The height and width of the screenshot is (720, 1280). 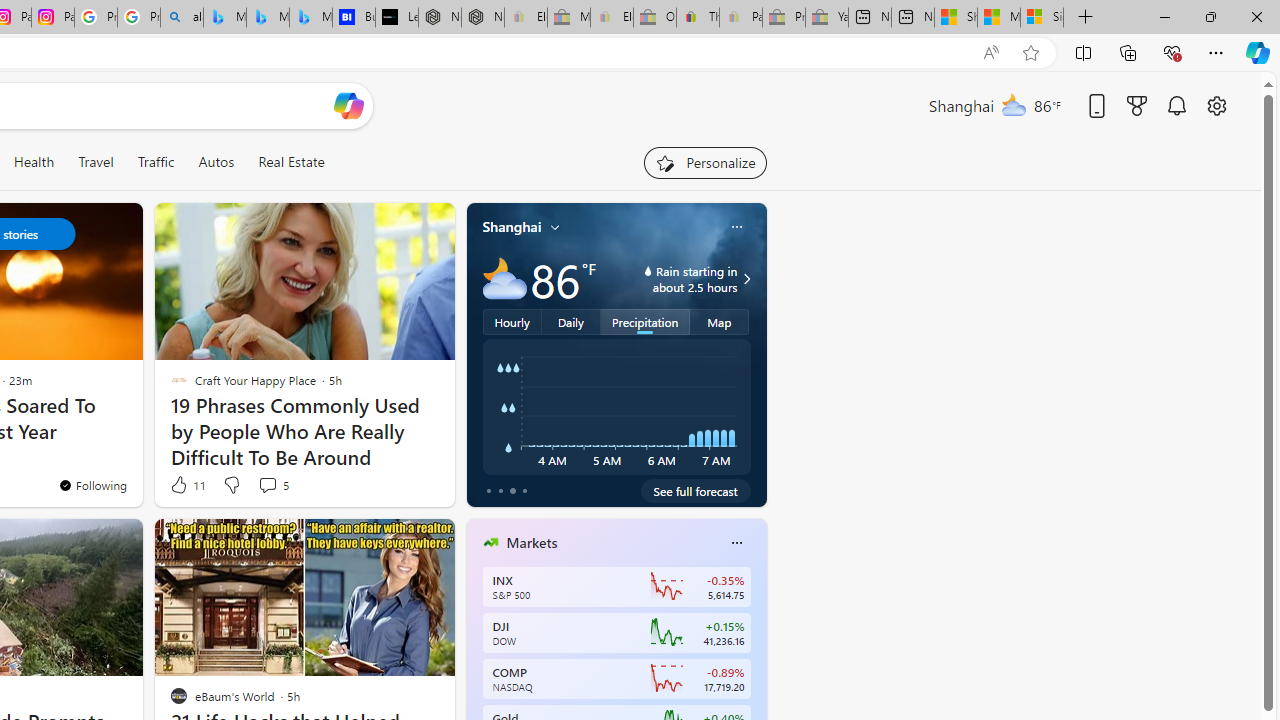 What do you see at coordinates (555, 226) in the screenshot?
I see `'My location'` at bounding box center [555, 226].